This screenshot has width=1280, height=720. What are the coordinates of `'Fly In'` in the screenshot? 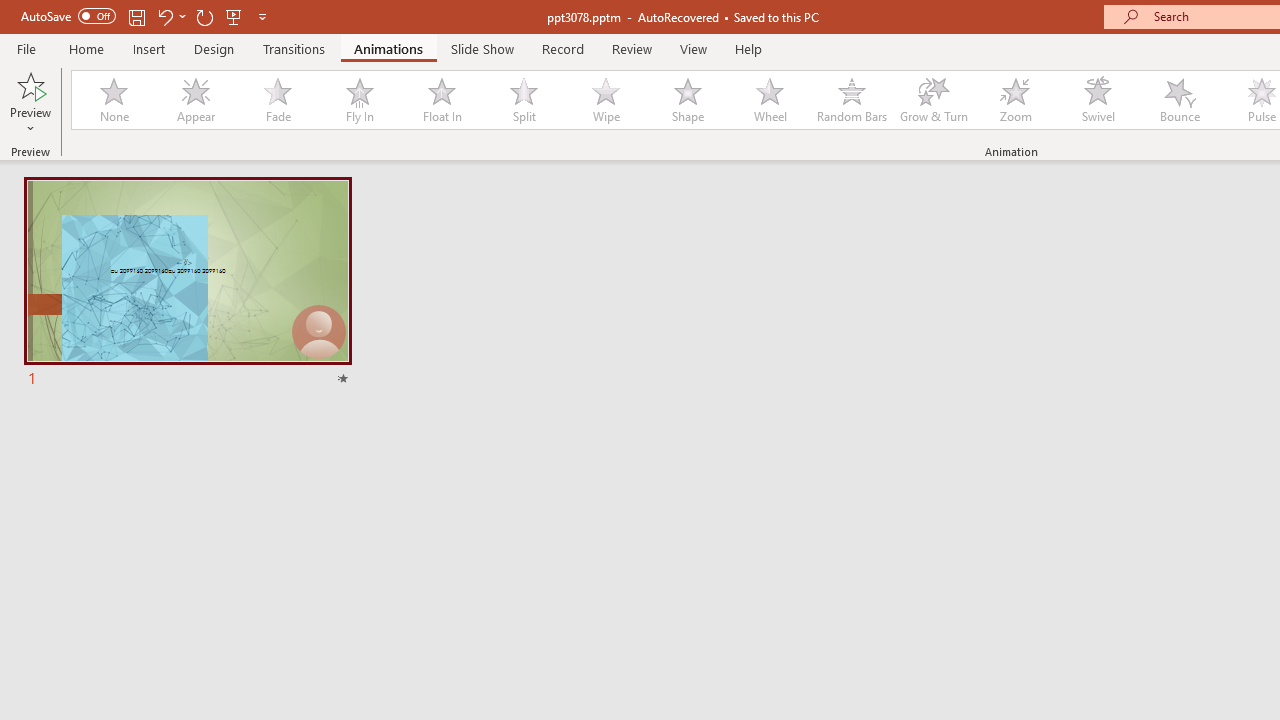 It's located at (359, 100).